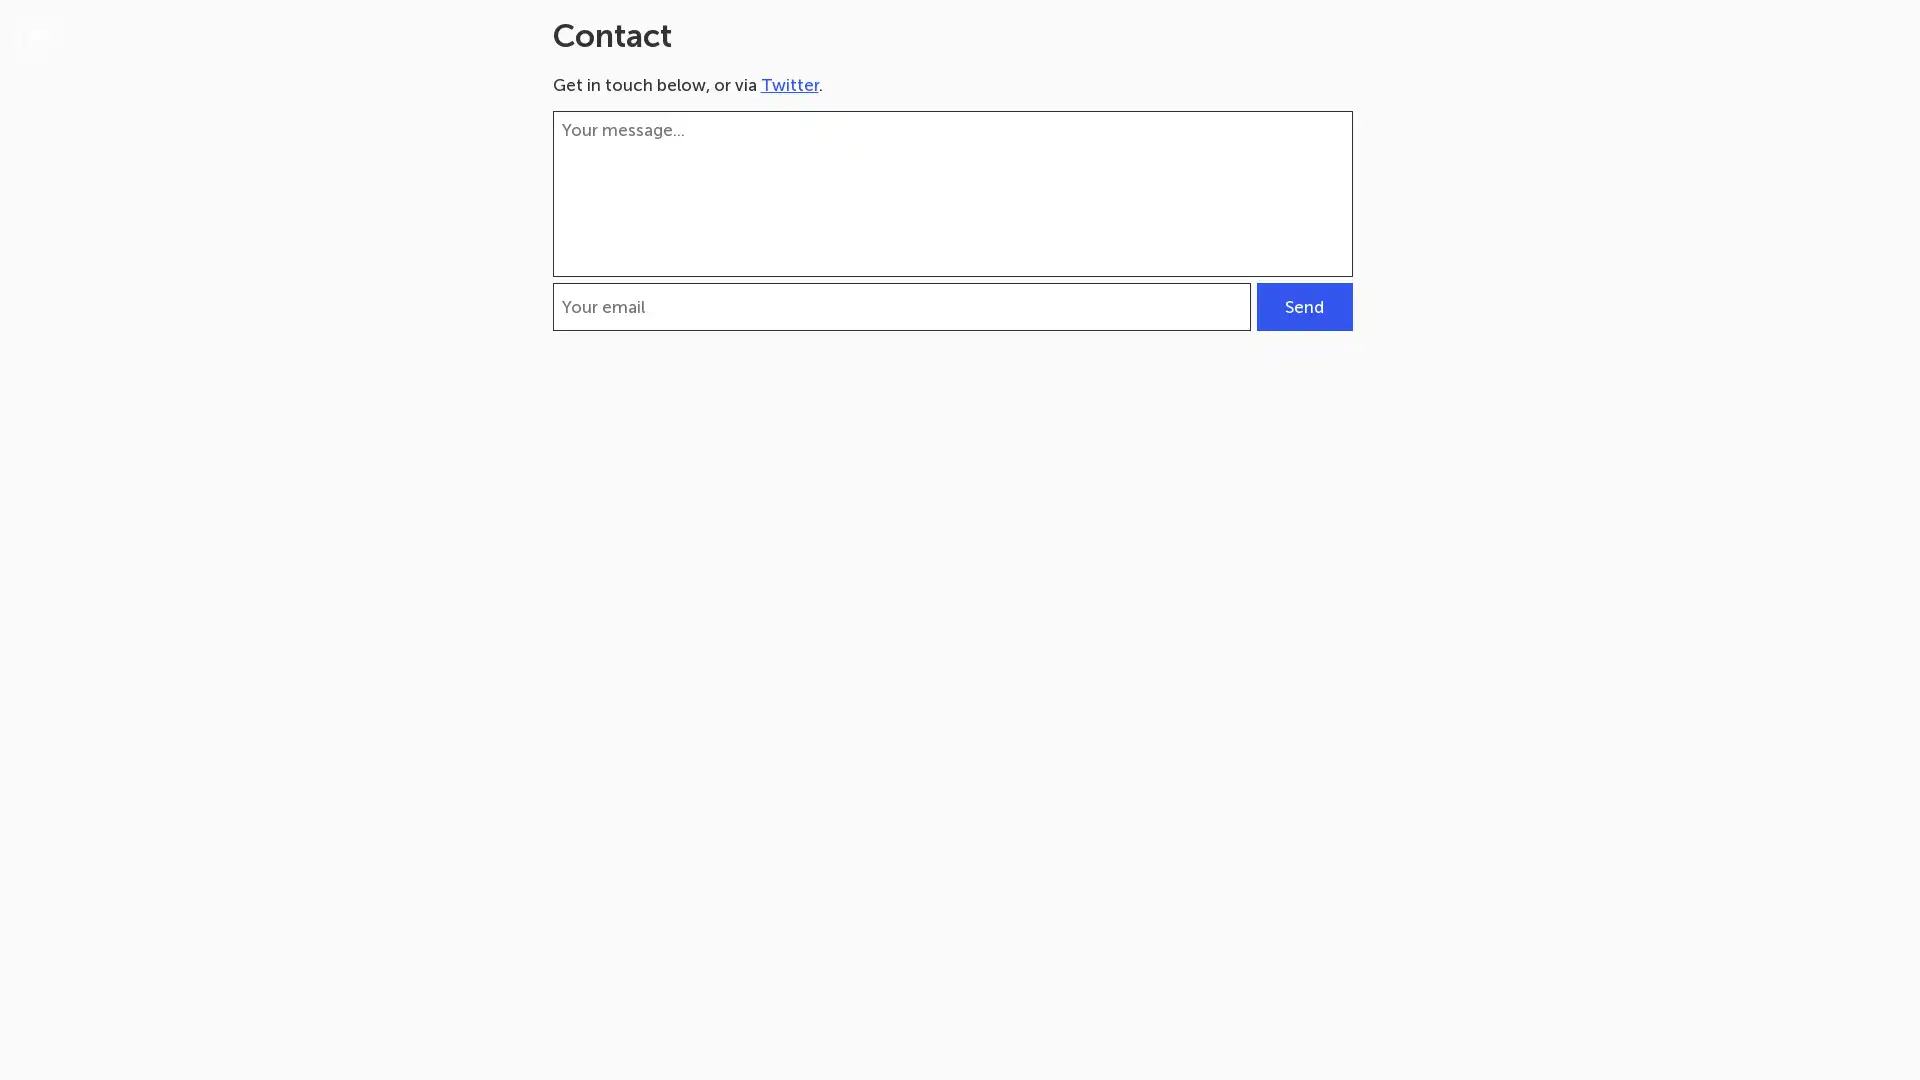 Image resolution: width=1920 pixels, height=1080 pixels. Describe the element at coordinates (1304, 307) in the screenshot. I see `Send` at that location.